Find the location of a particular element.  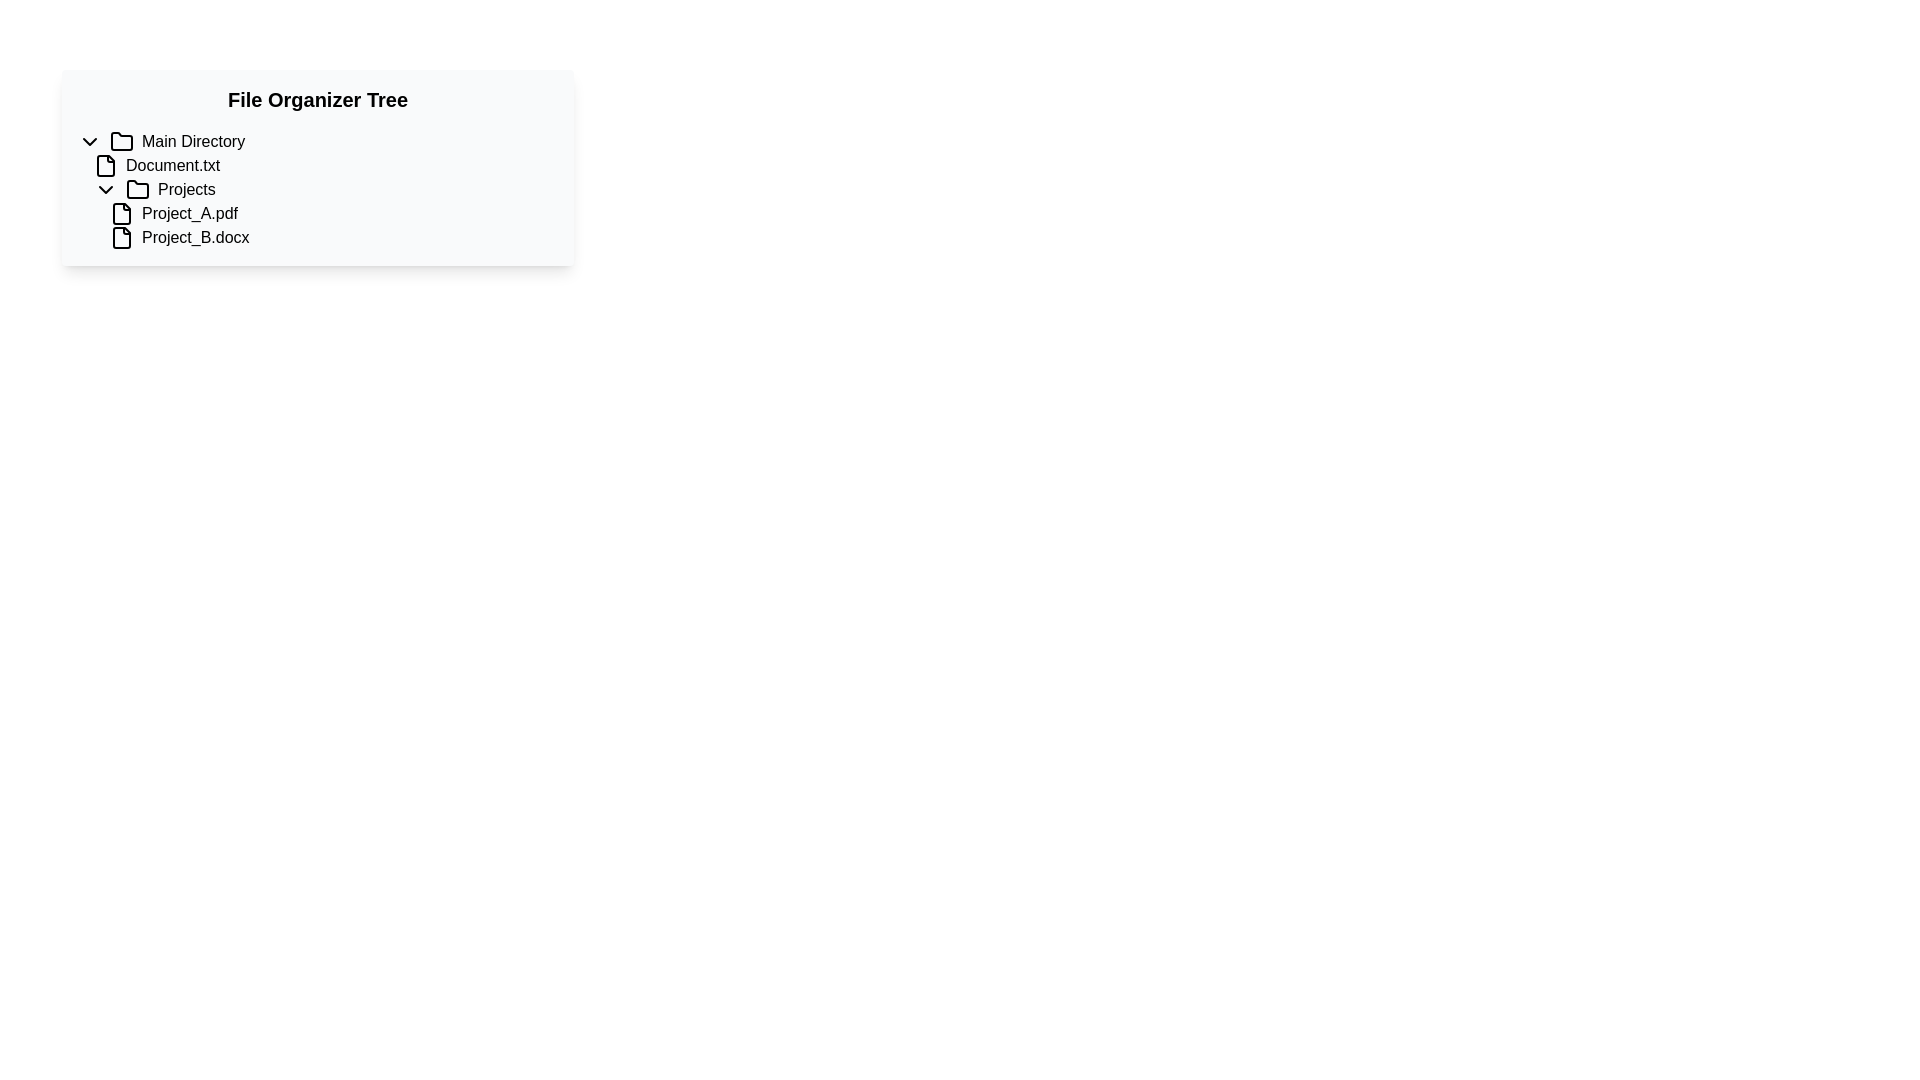

the PDF file icon located to the left of the text 'Project_A.pdf' in the file tree under the 'Projects' directory is located at coordinates (120, 213).